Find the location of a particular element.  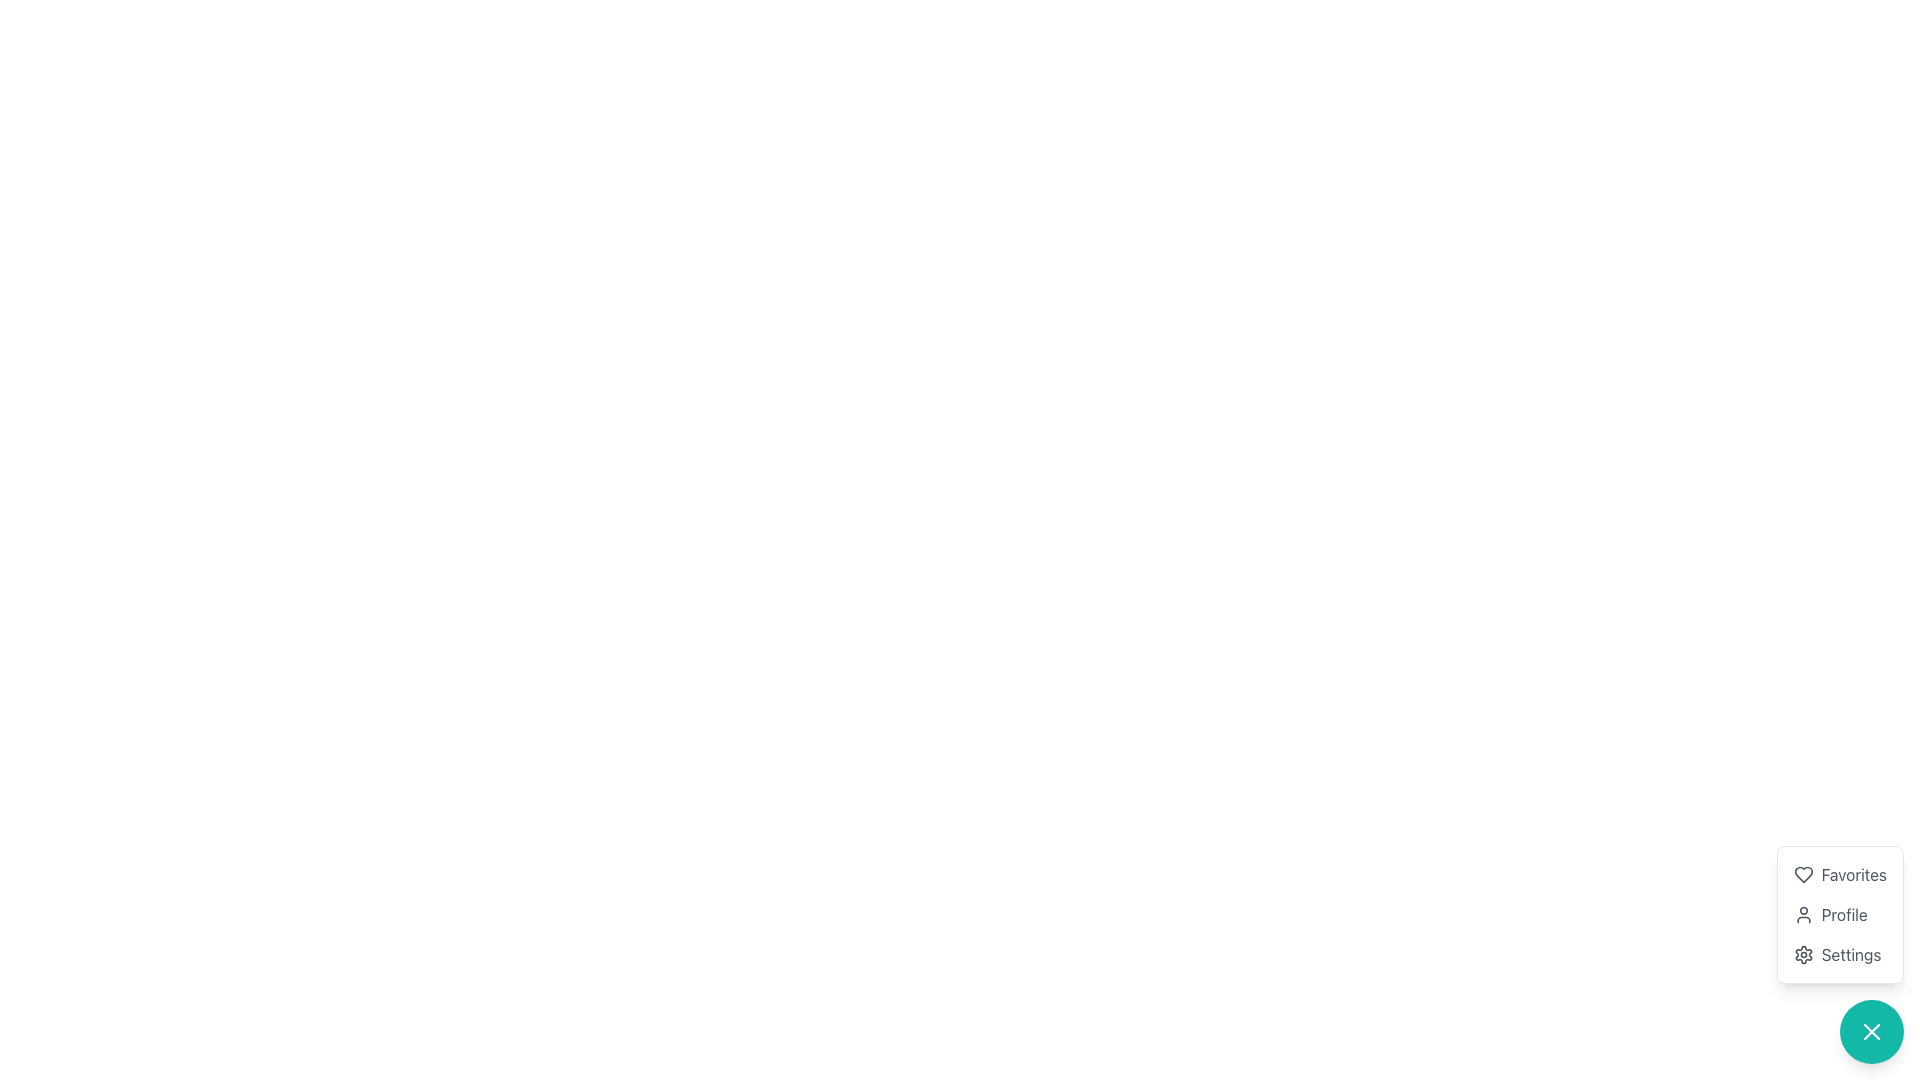

the circular teal button with a white 'X' icon located at the bottom right corner of the interface to trigger the scaling effect is located at coordinates (1871, 1032).